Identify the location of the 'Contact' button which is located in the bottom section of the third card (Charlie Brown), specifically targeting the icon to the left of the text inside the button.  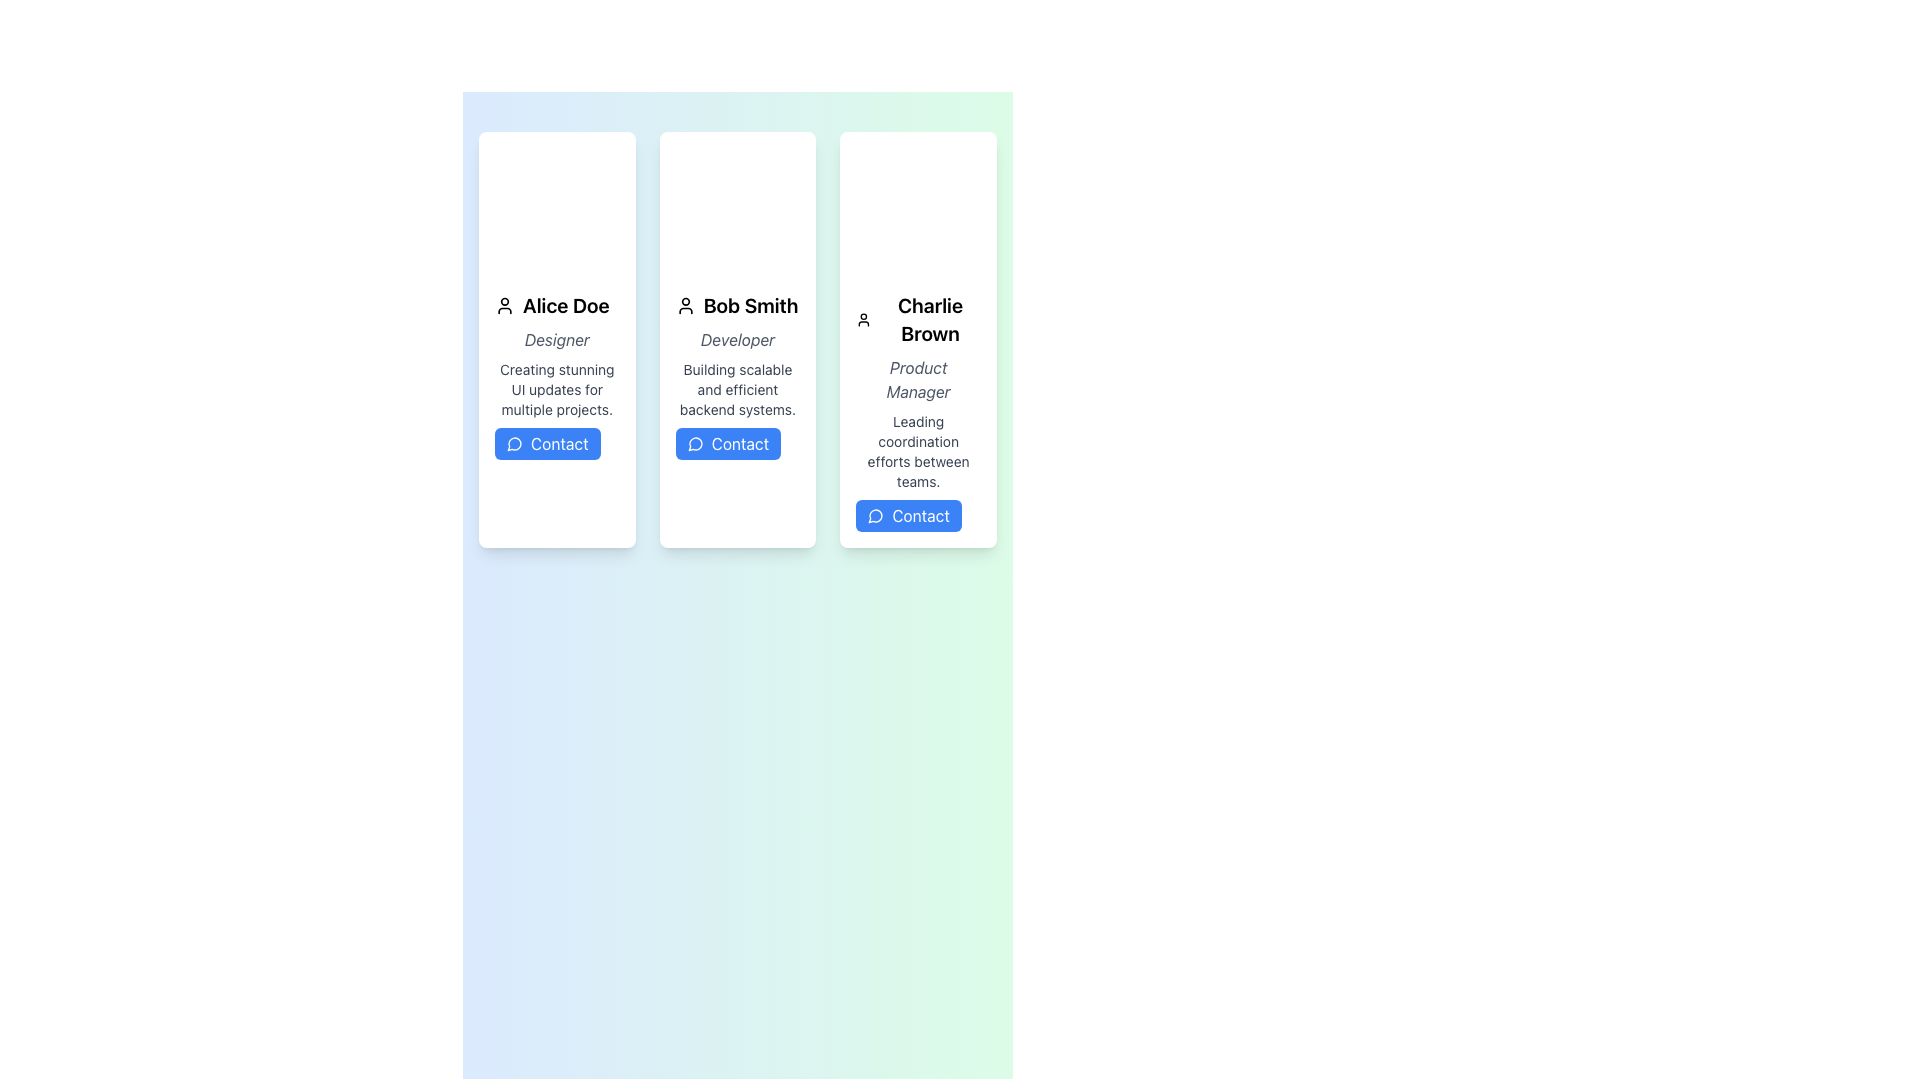
(876, 515).